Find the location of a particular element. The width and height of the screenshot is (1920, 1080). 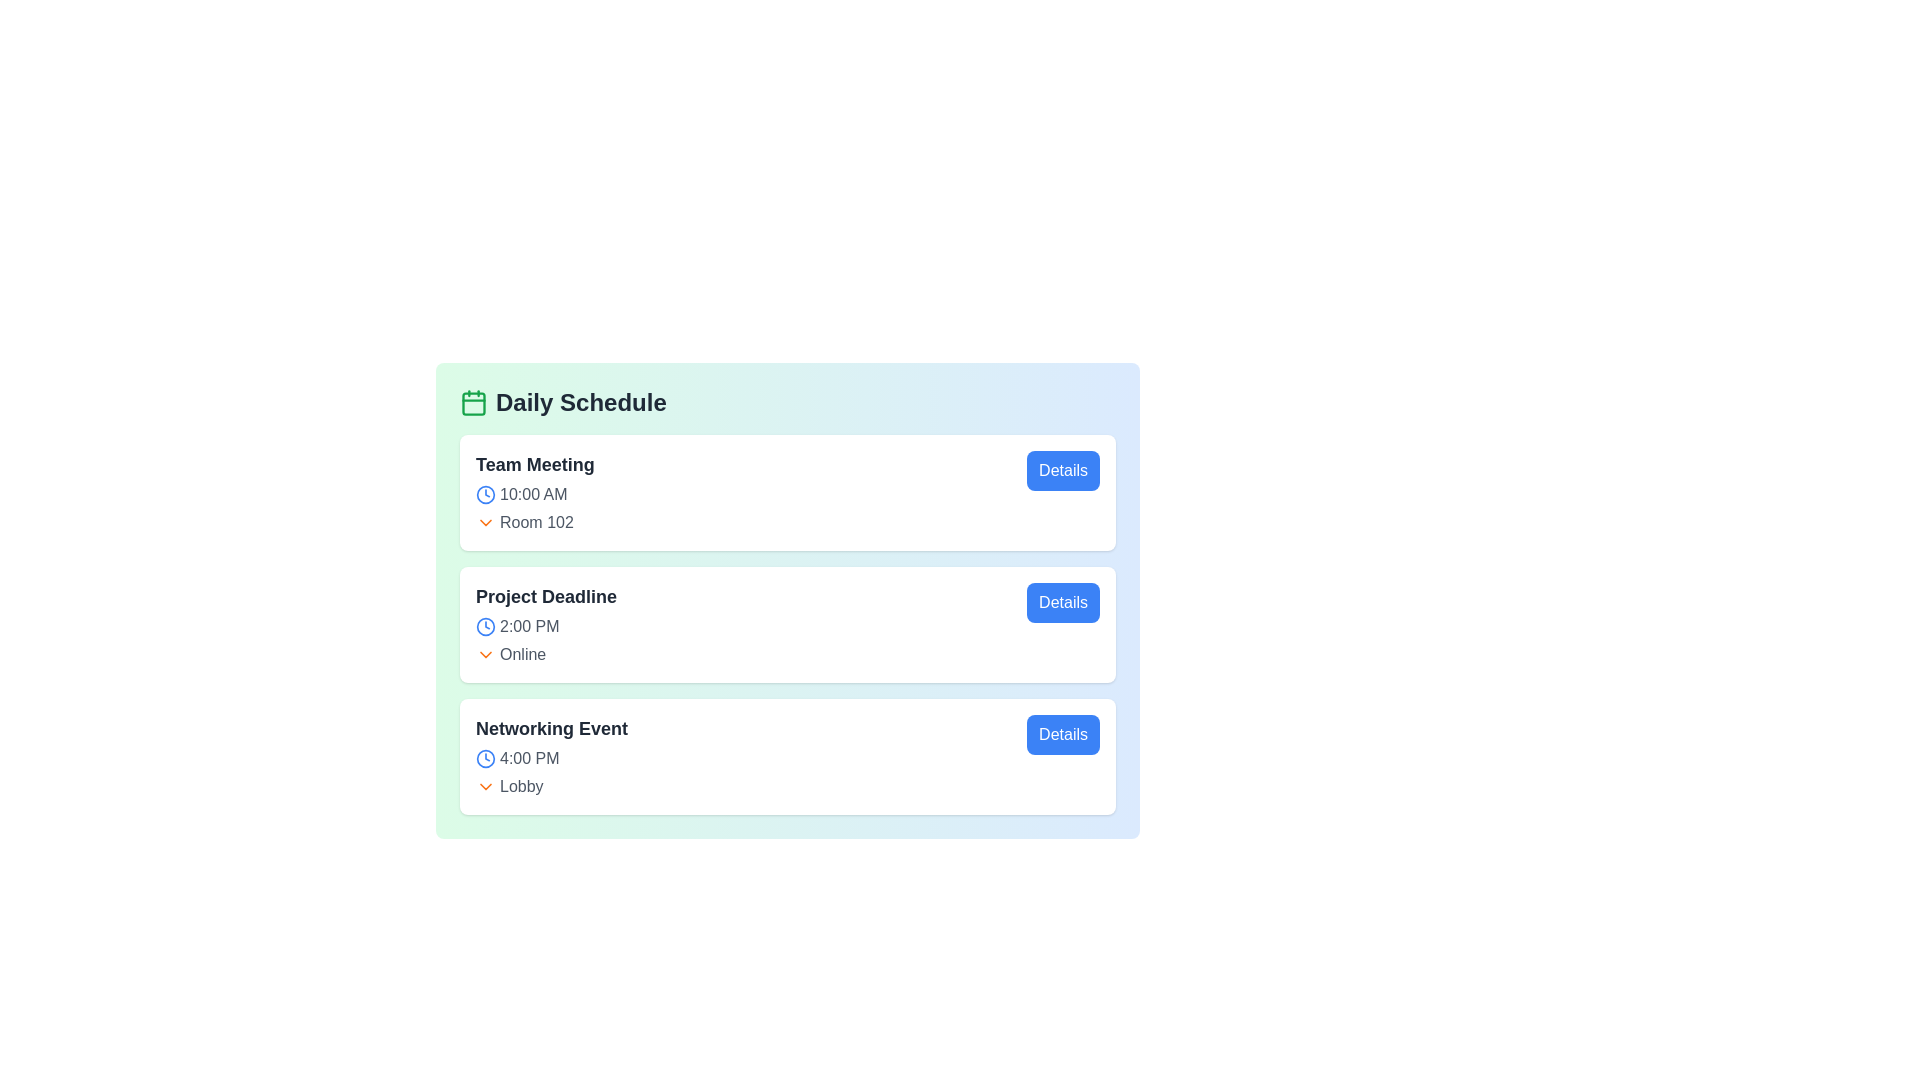

the 'Details' button located on the right side of the 'Networking Event' card in the 'Daily Schedule' list is located at coordinates (1062, 735).